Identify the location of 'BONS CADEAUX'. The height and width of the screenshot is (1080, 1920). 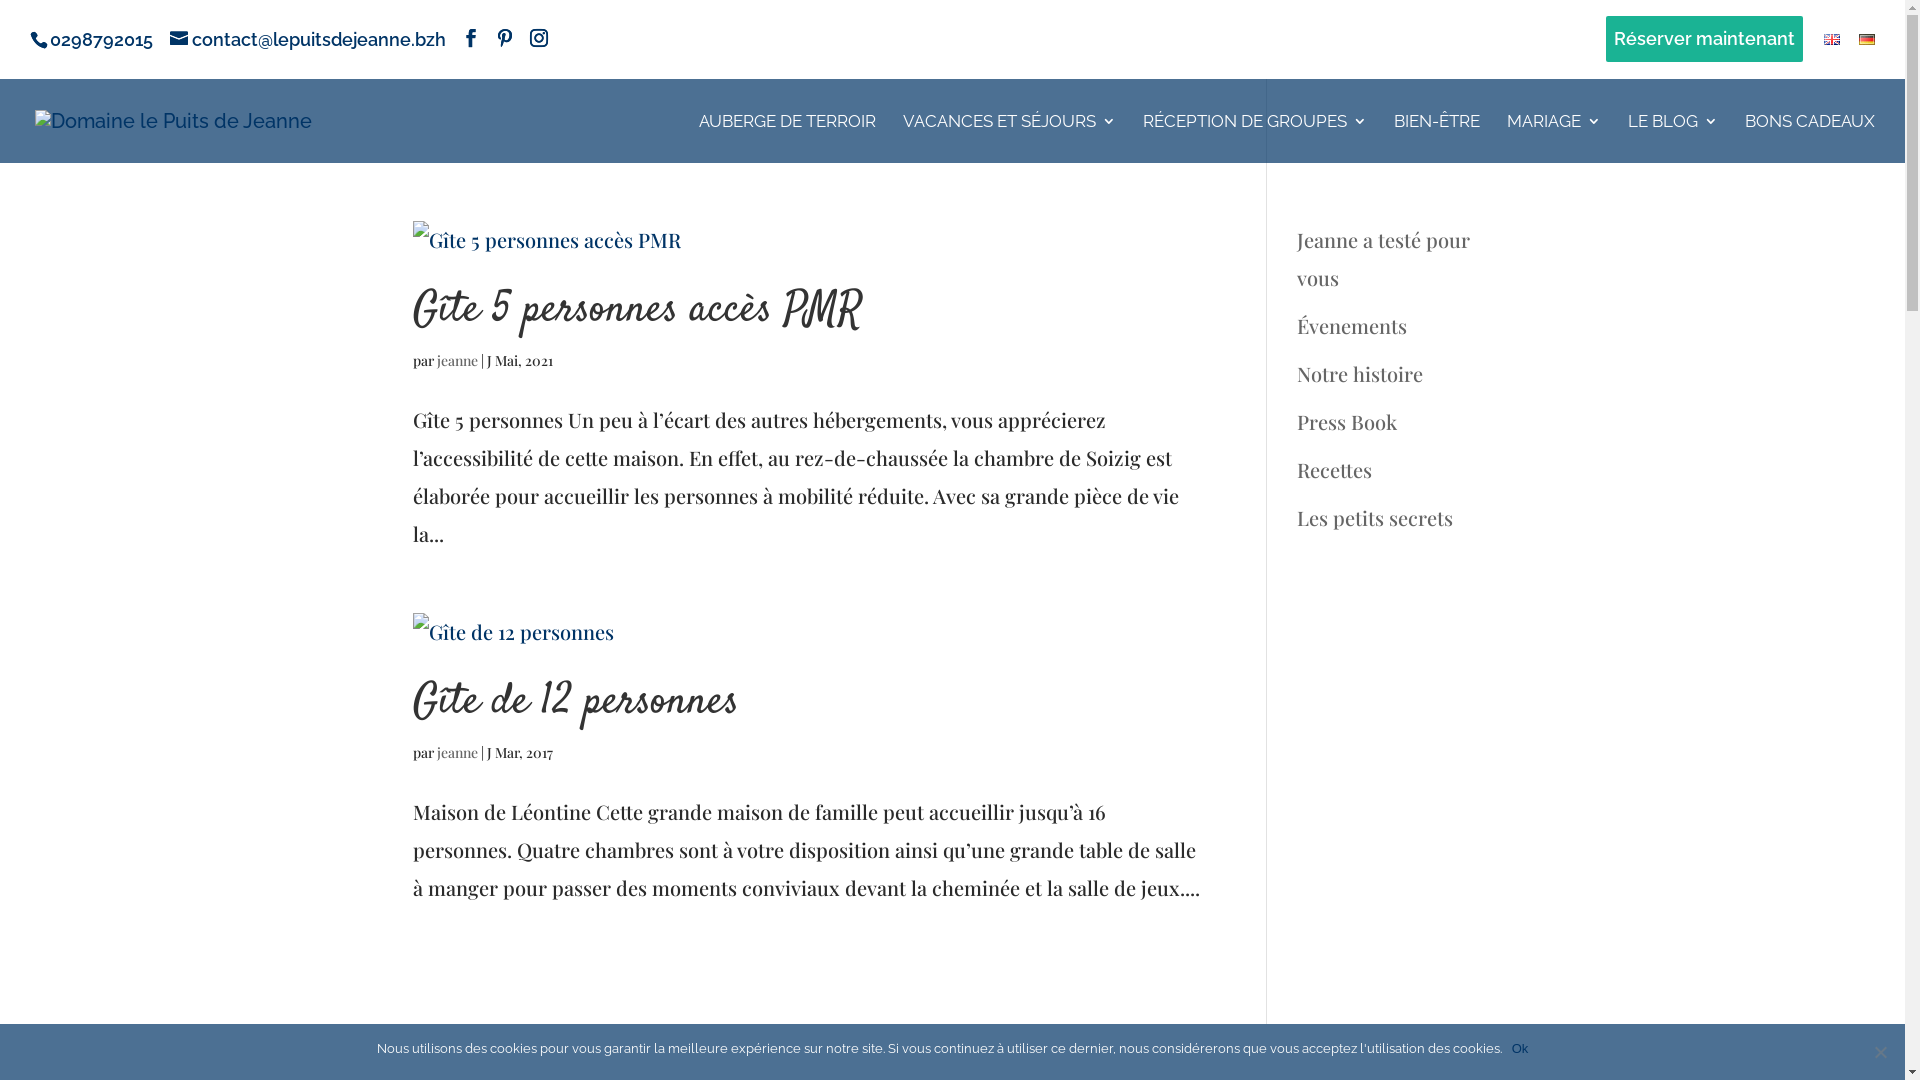
(1809, 137).